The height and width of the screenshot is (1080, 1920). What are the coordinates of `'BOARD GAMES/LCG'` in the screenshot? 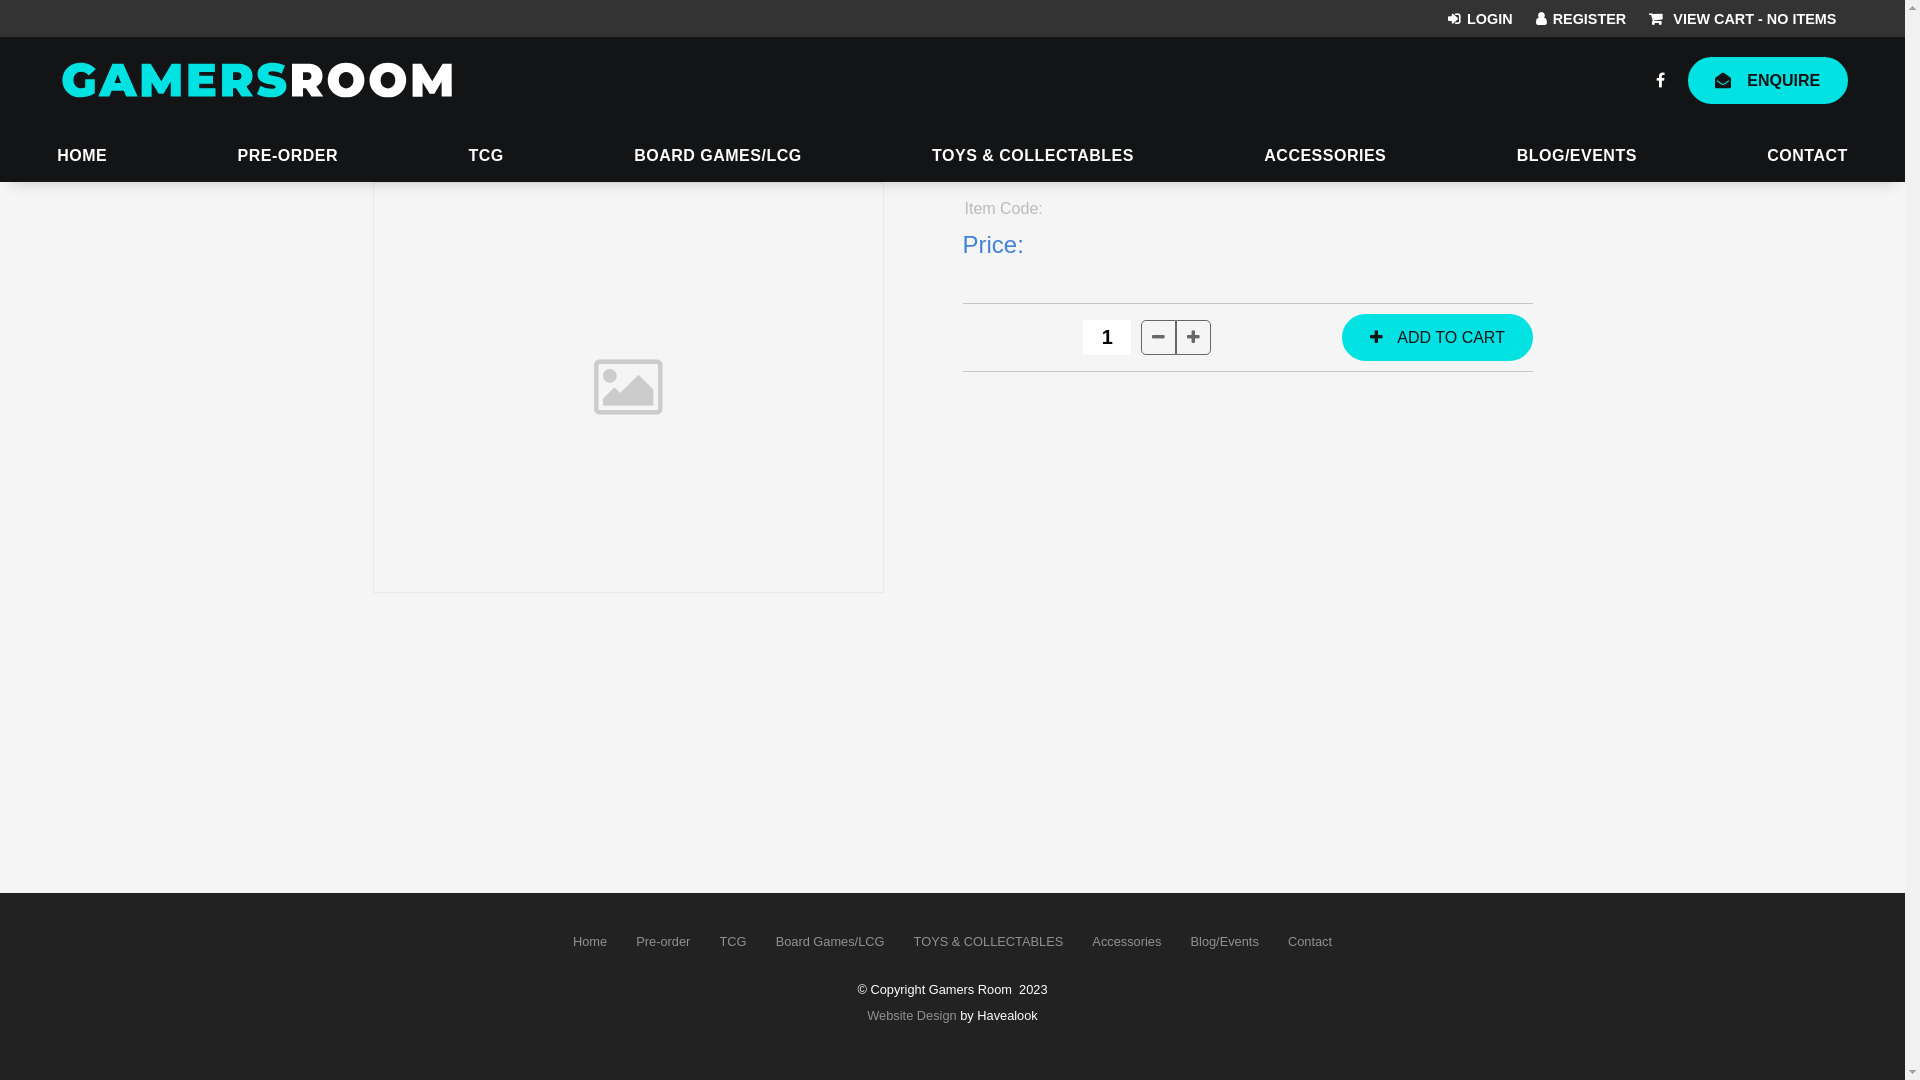 It's located at (718, 156).